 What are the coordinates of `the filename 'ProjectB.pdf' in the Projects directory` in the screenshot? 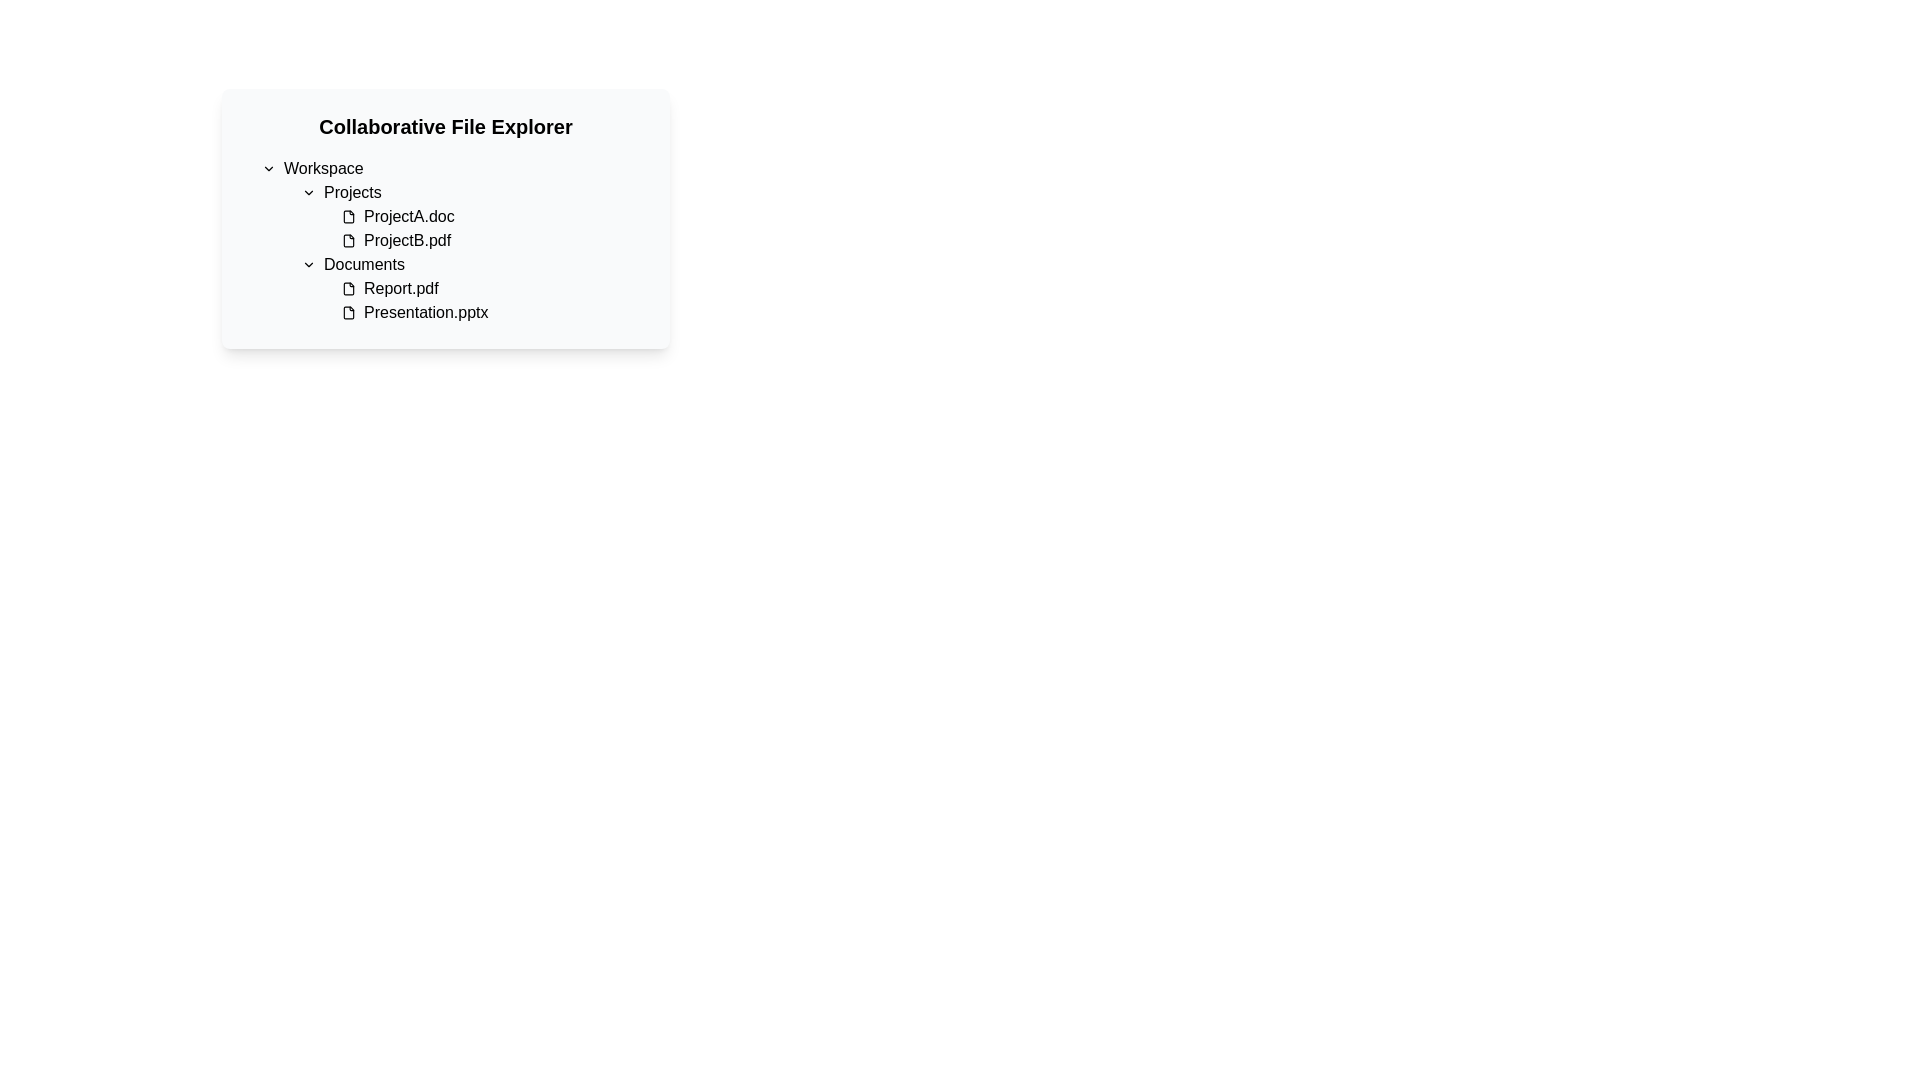 It's located at (406, 239).